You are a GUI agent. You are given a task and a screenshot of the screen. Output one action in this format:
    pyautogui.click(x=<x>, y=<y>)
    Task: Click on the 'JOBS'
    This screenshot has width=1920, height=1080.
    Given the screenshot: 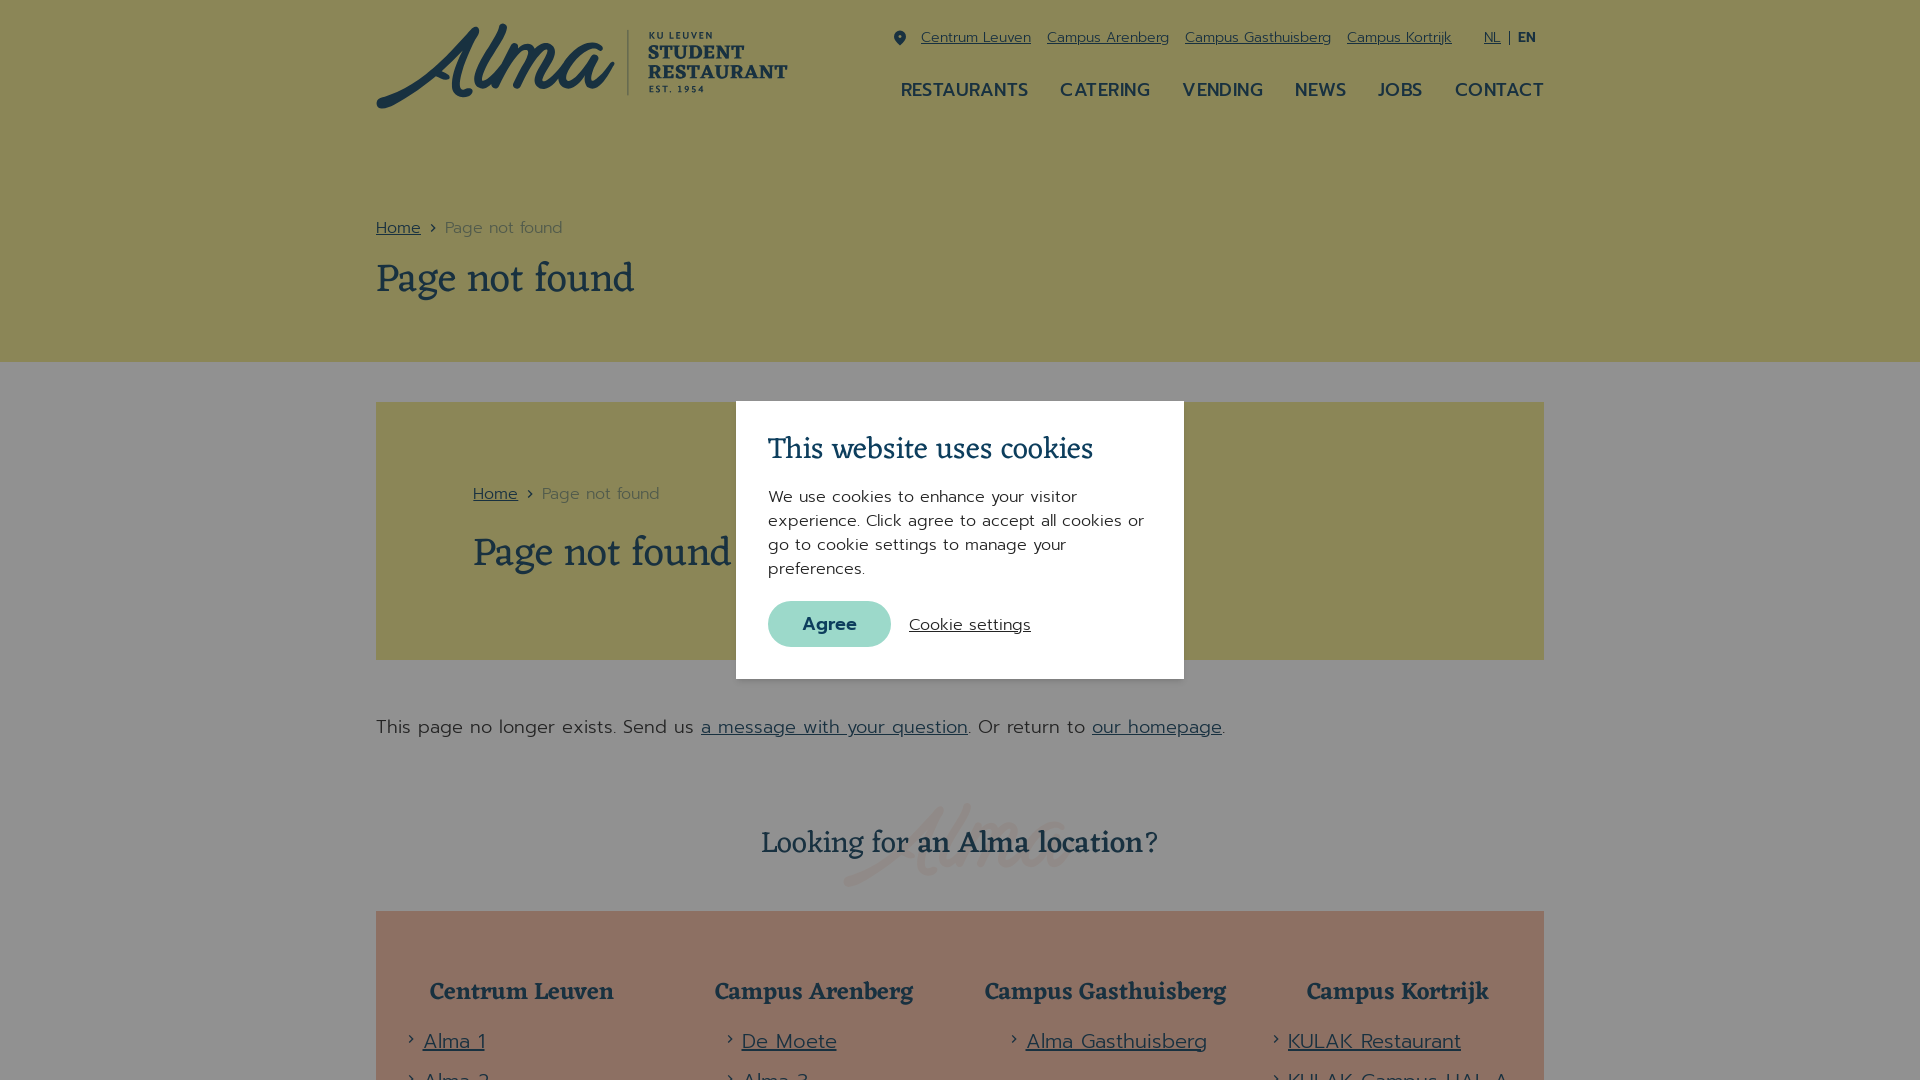 What is the action you would take?
    pyautogui.click(x=1399, y=88)
    